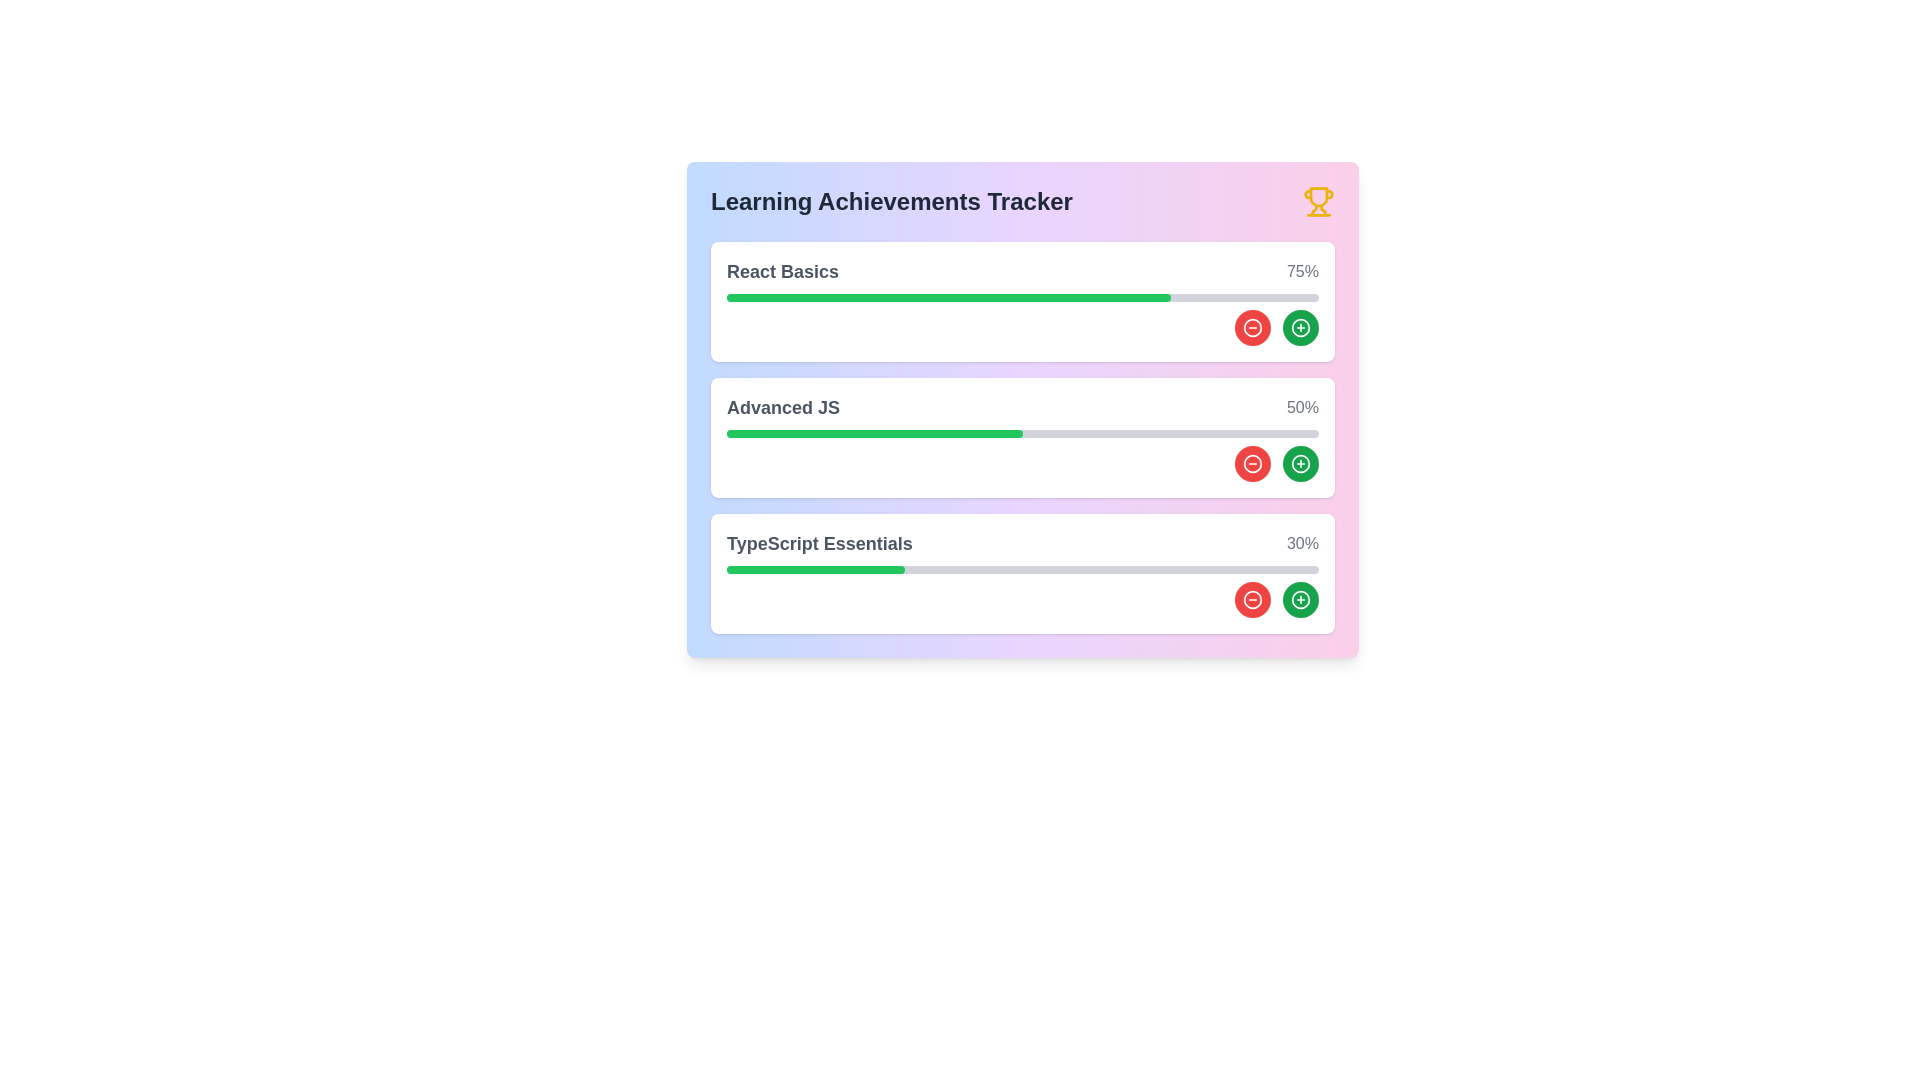 This screenshot has height=1080, width=1920. Describe the element at coordinates (1251, 599) in the screenshot. I see `the leftmost red circular button with a horizontal line, located in the bottom row of a cluster of icons` at that location.